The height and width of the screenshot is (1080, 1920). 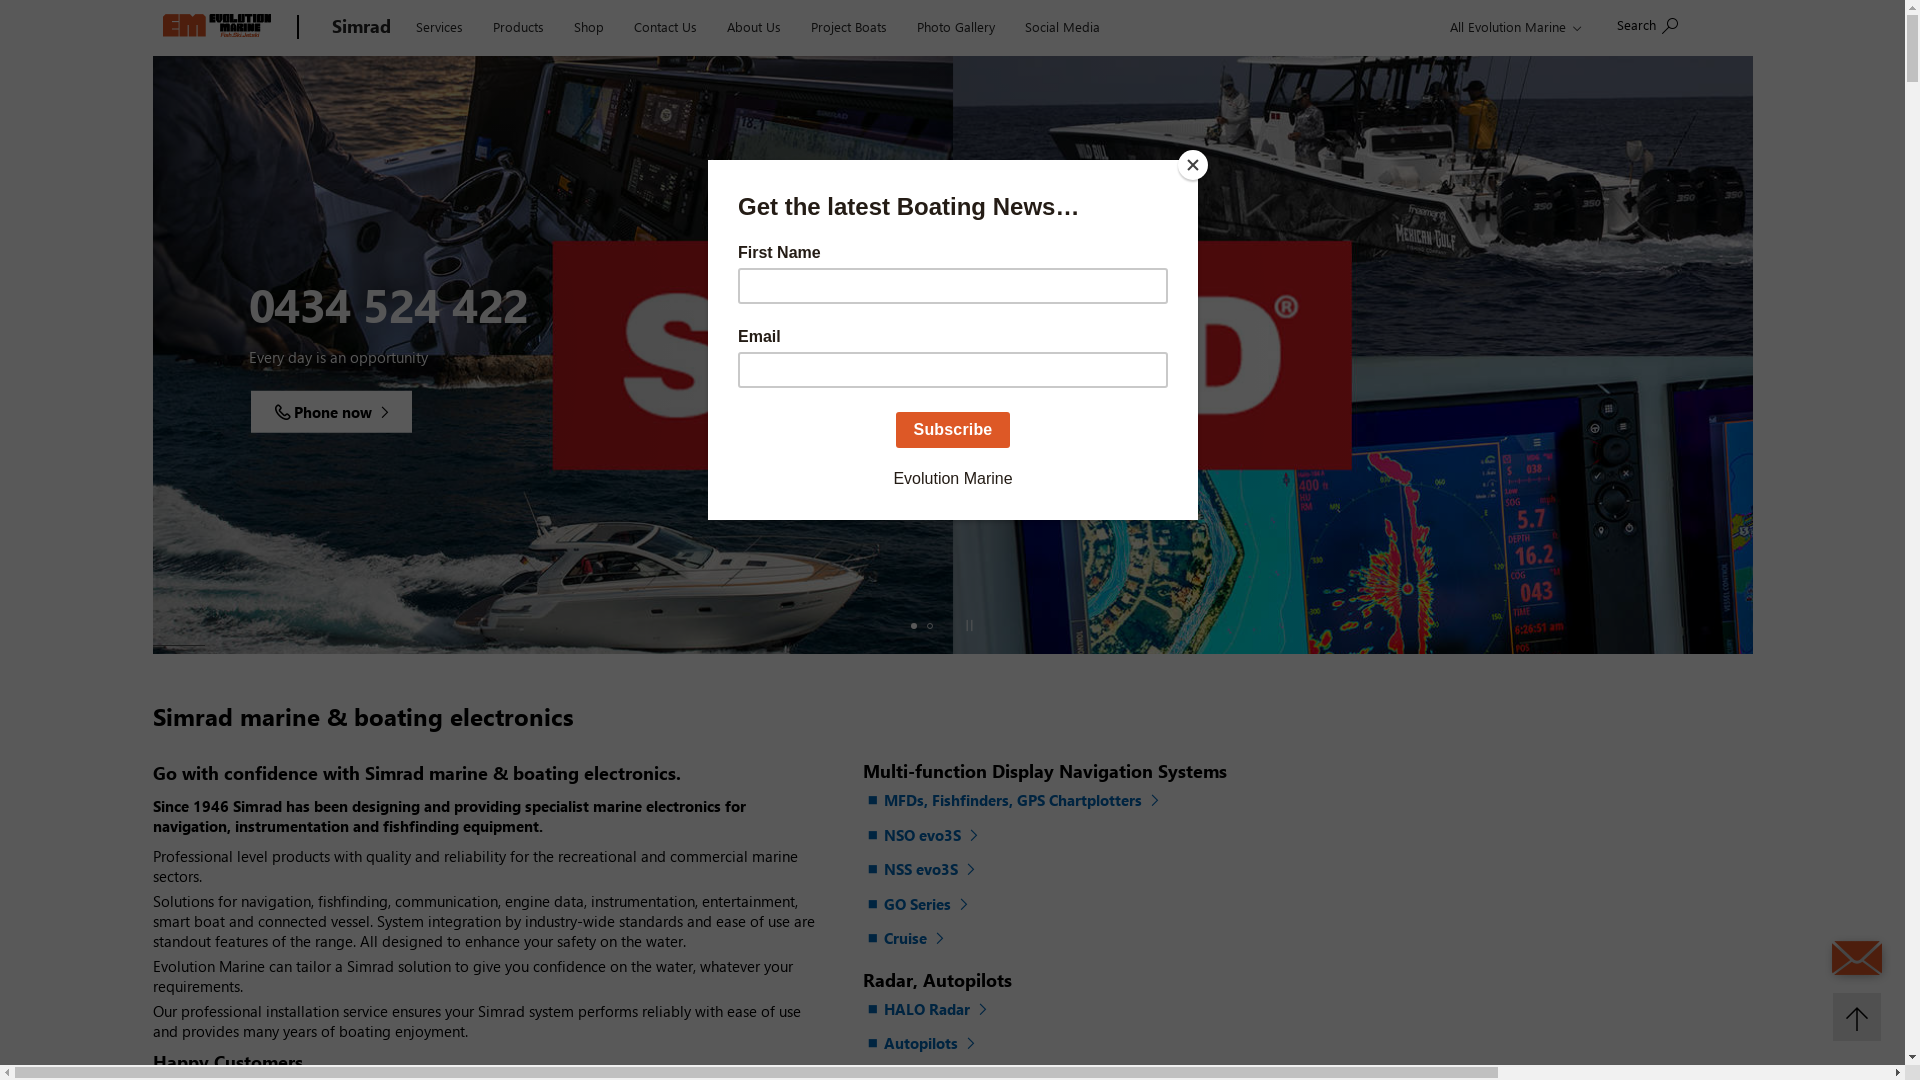 I want to click on 'Contact Us', so click(x=664, y=24).